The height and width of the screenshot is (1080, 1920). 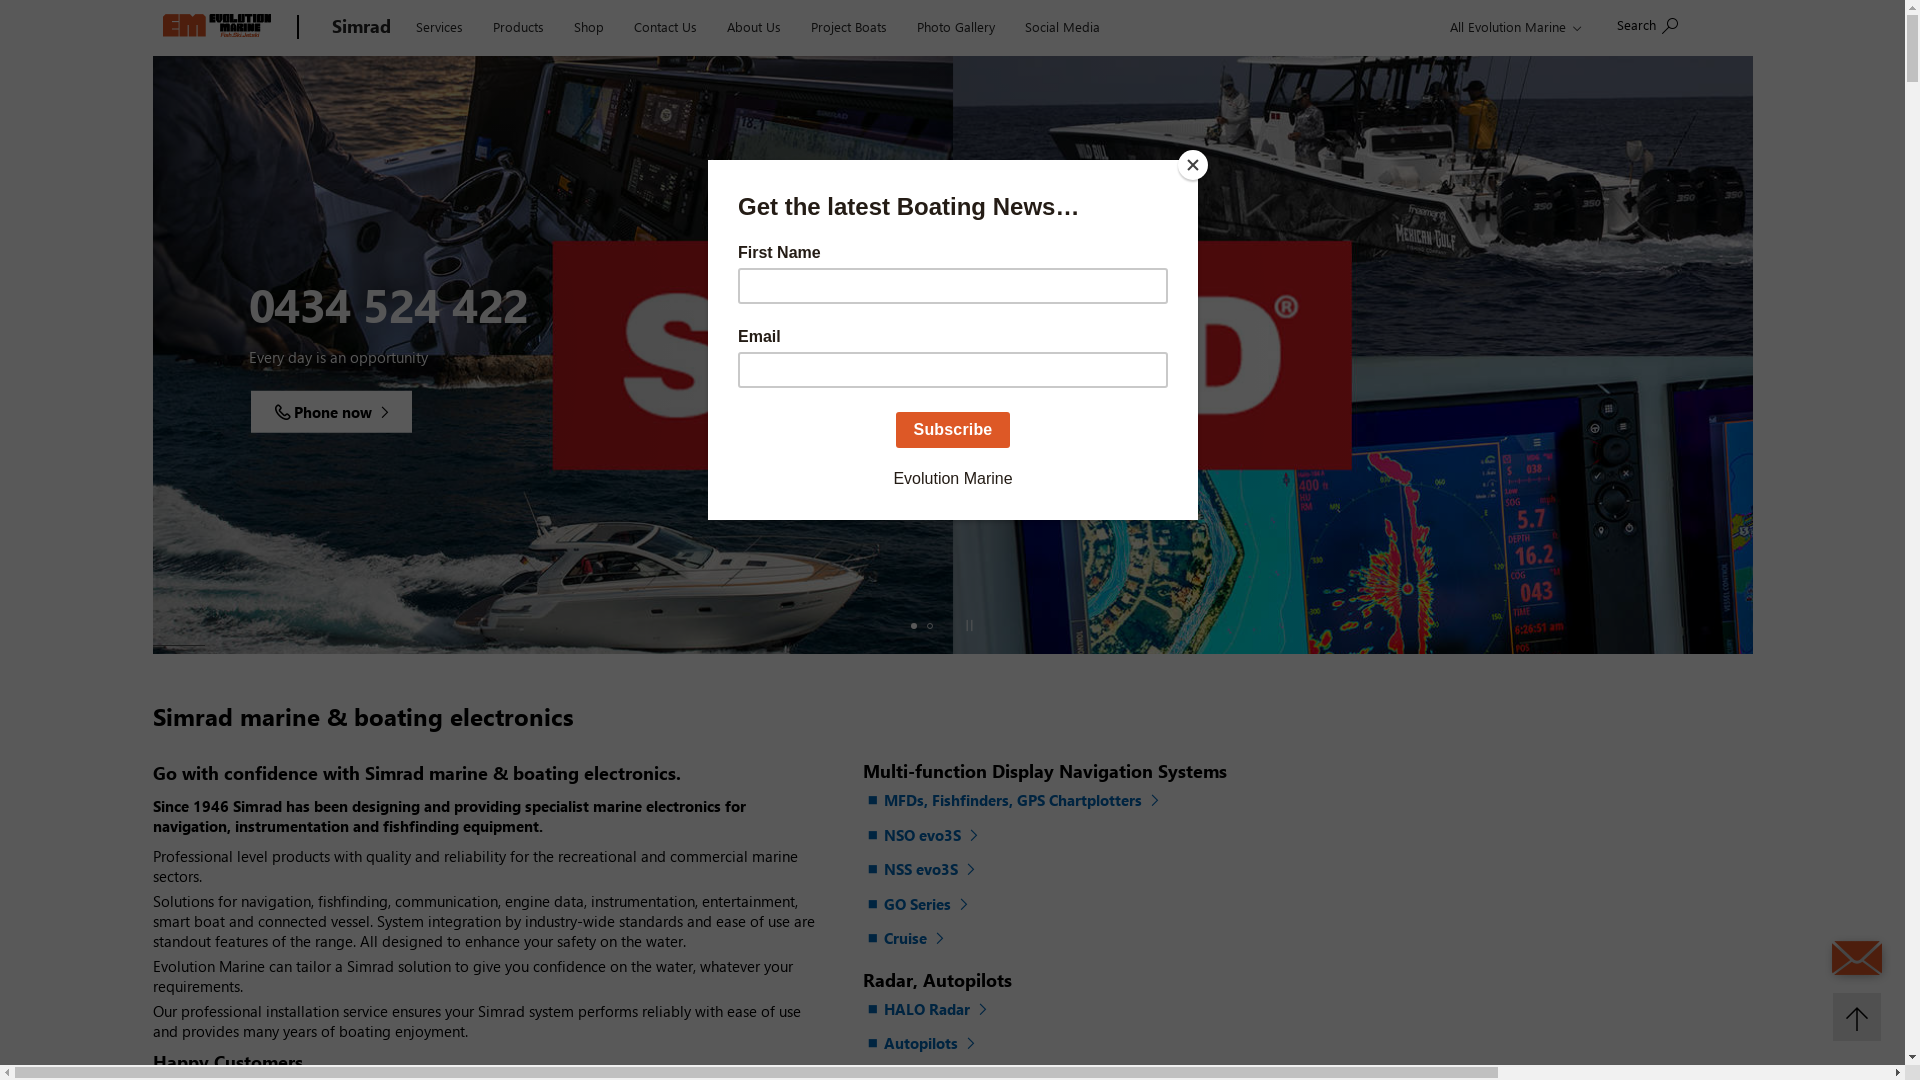 I want to click on 'Contact Us', so click(x=664, y=24).